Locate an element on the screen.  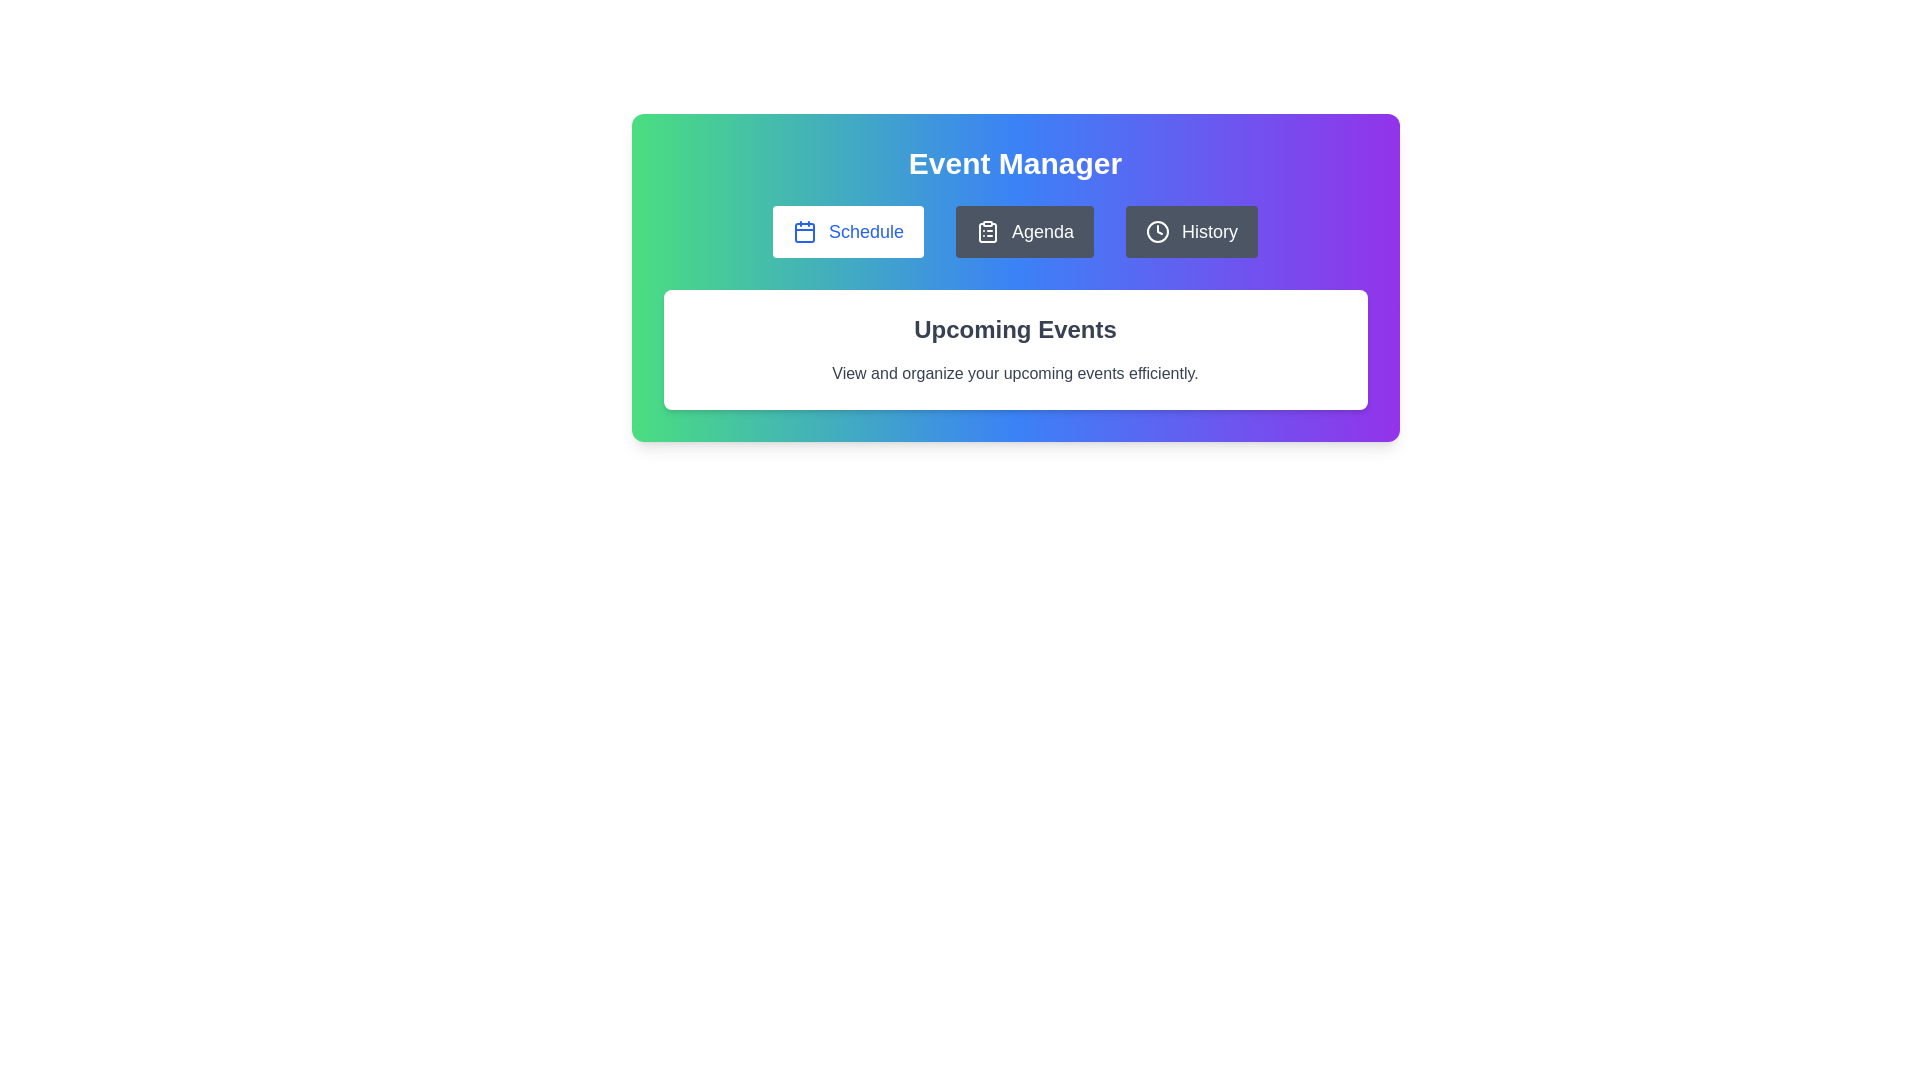
the Circle icon in the center of the clock icon, which is part of the 'History' button, to access the 'History' functionality is located at coordinates (1158, 230).